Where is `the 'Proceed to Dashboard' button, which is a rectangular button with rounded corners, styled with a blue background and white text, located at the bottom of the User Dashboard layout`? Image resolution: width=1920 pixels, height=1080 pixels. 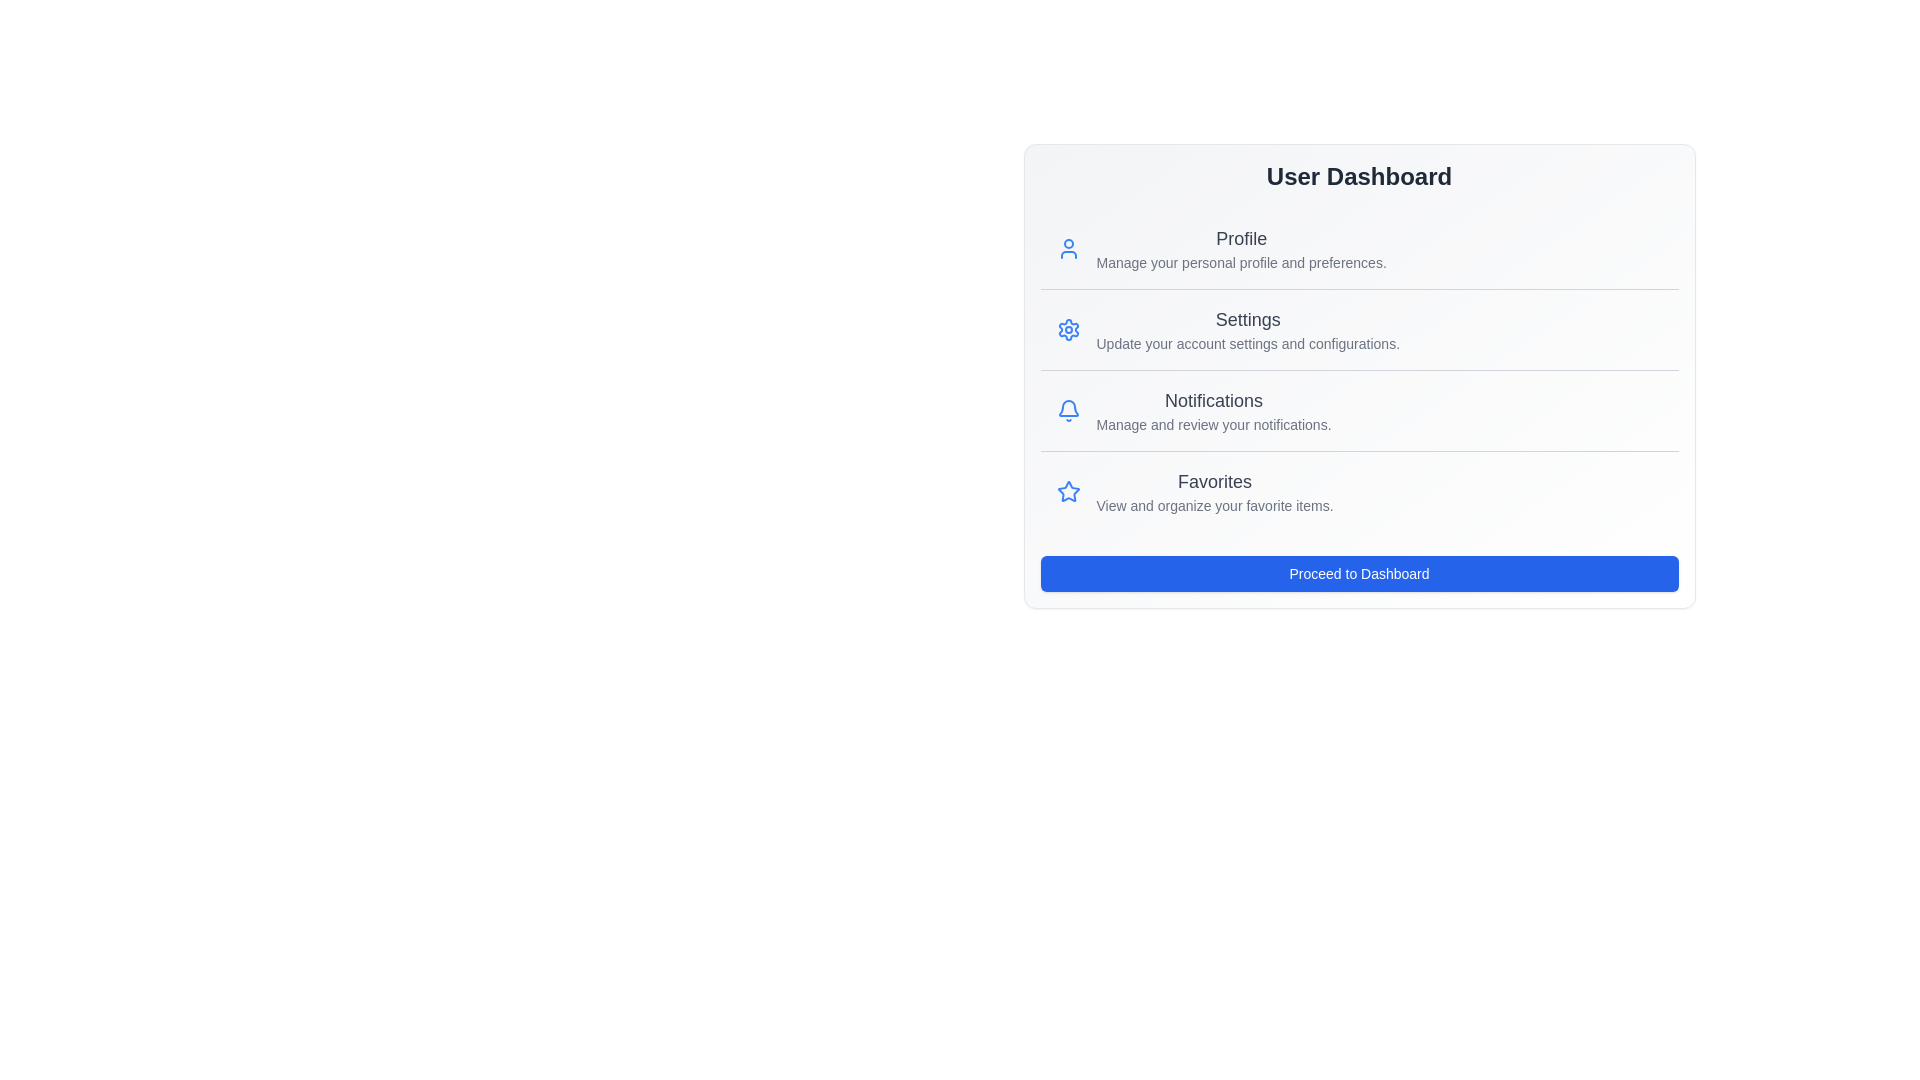
the 'Proceed to Dashboard' button, which is a rectangular button with rounded corners, styled with a blue background and white text, located at the bottom of the User Dashboard layout is located at coordinates (1359, 574).